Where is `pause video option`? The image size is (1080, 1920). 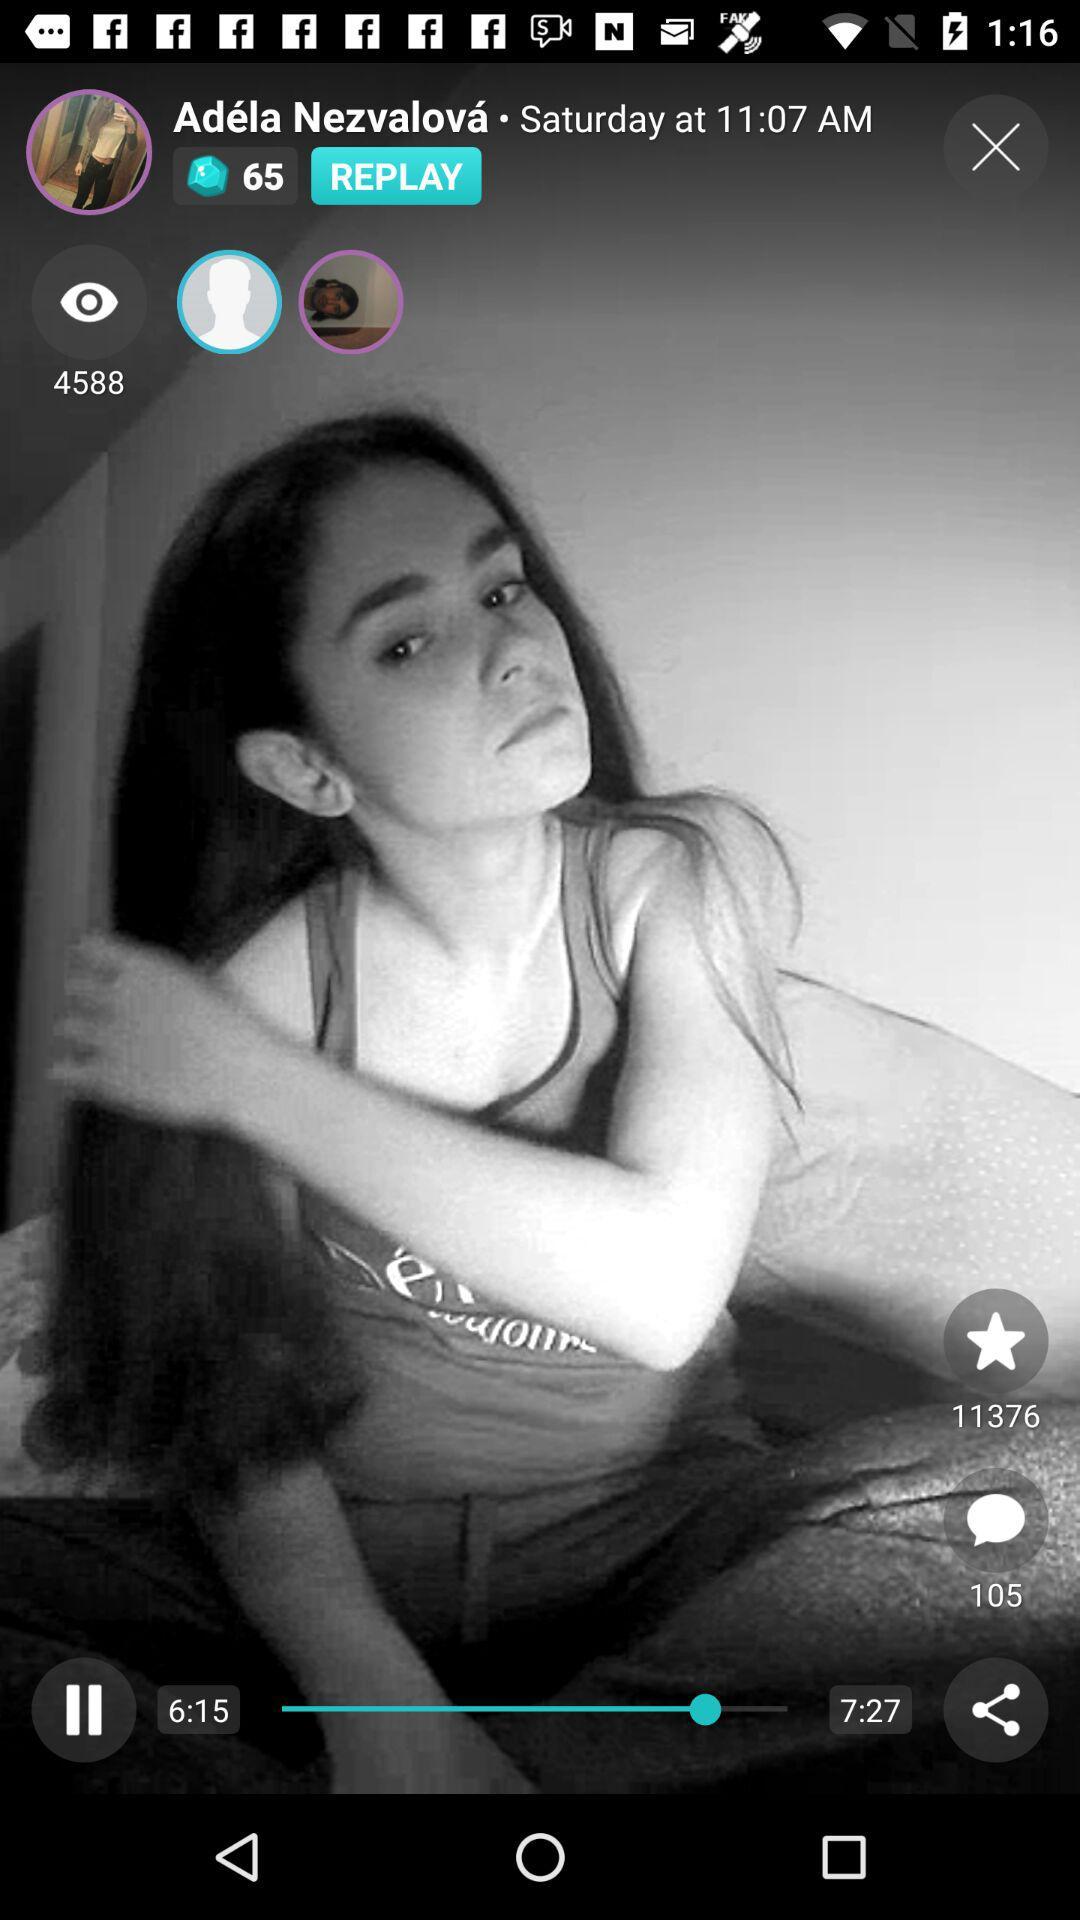 pause video option is located at coordinates (83, 1708).